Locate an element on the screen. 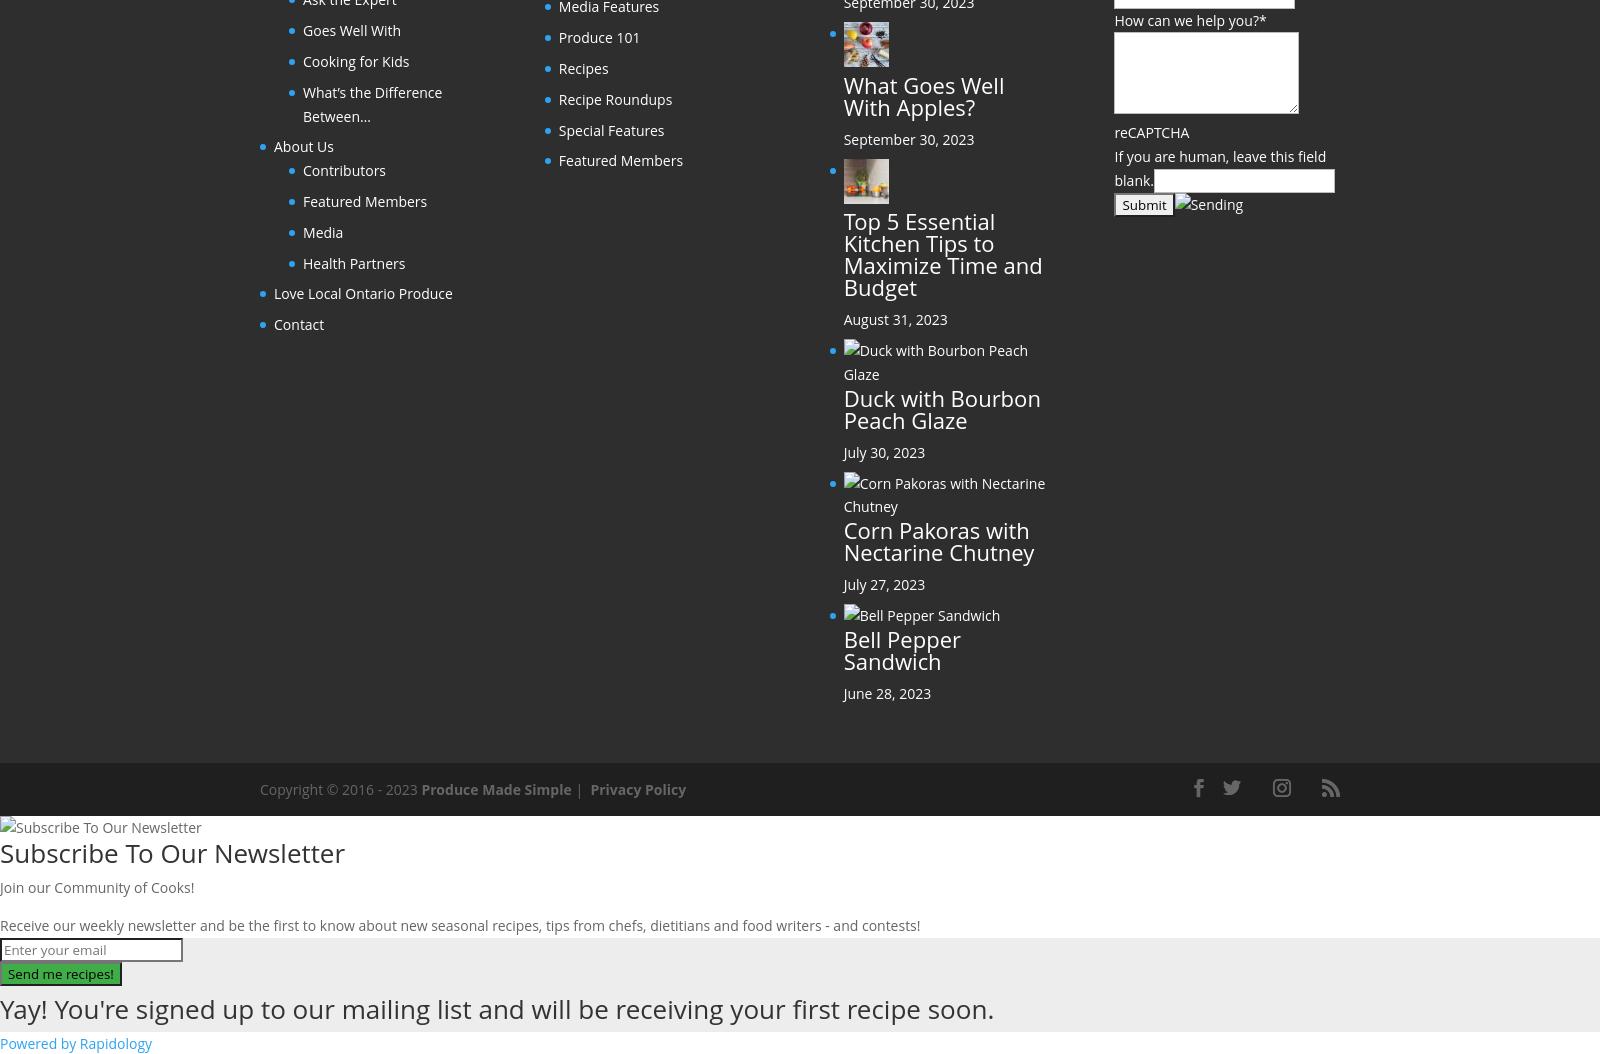 This screenshot has height=1054, width=1600. 'Rapidology' is located at coordinates (78, 1041).